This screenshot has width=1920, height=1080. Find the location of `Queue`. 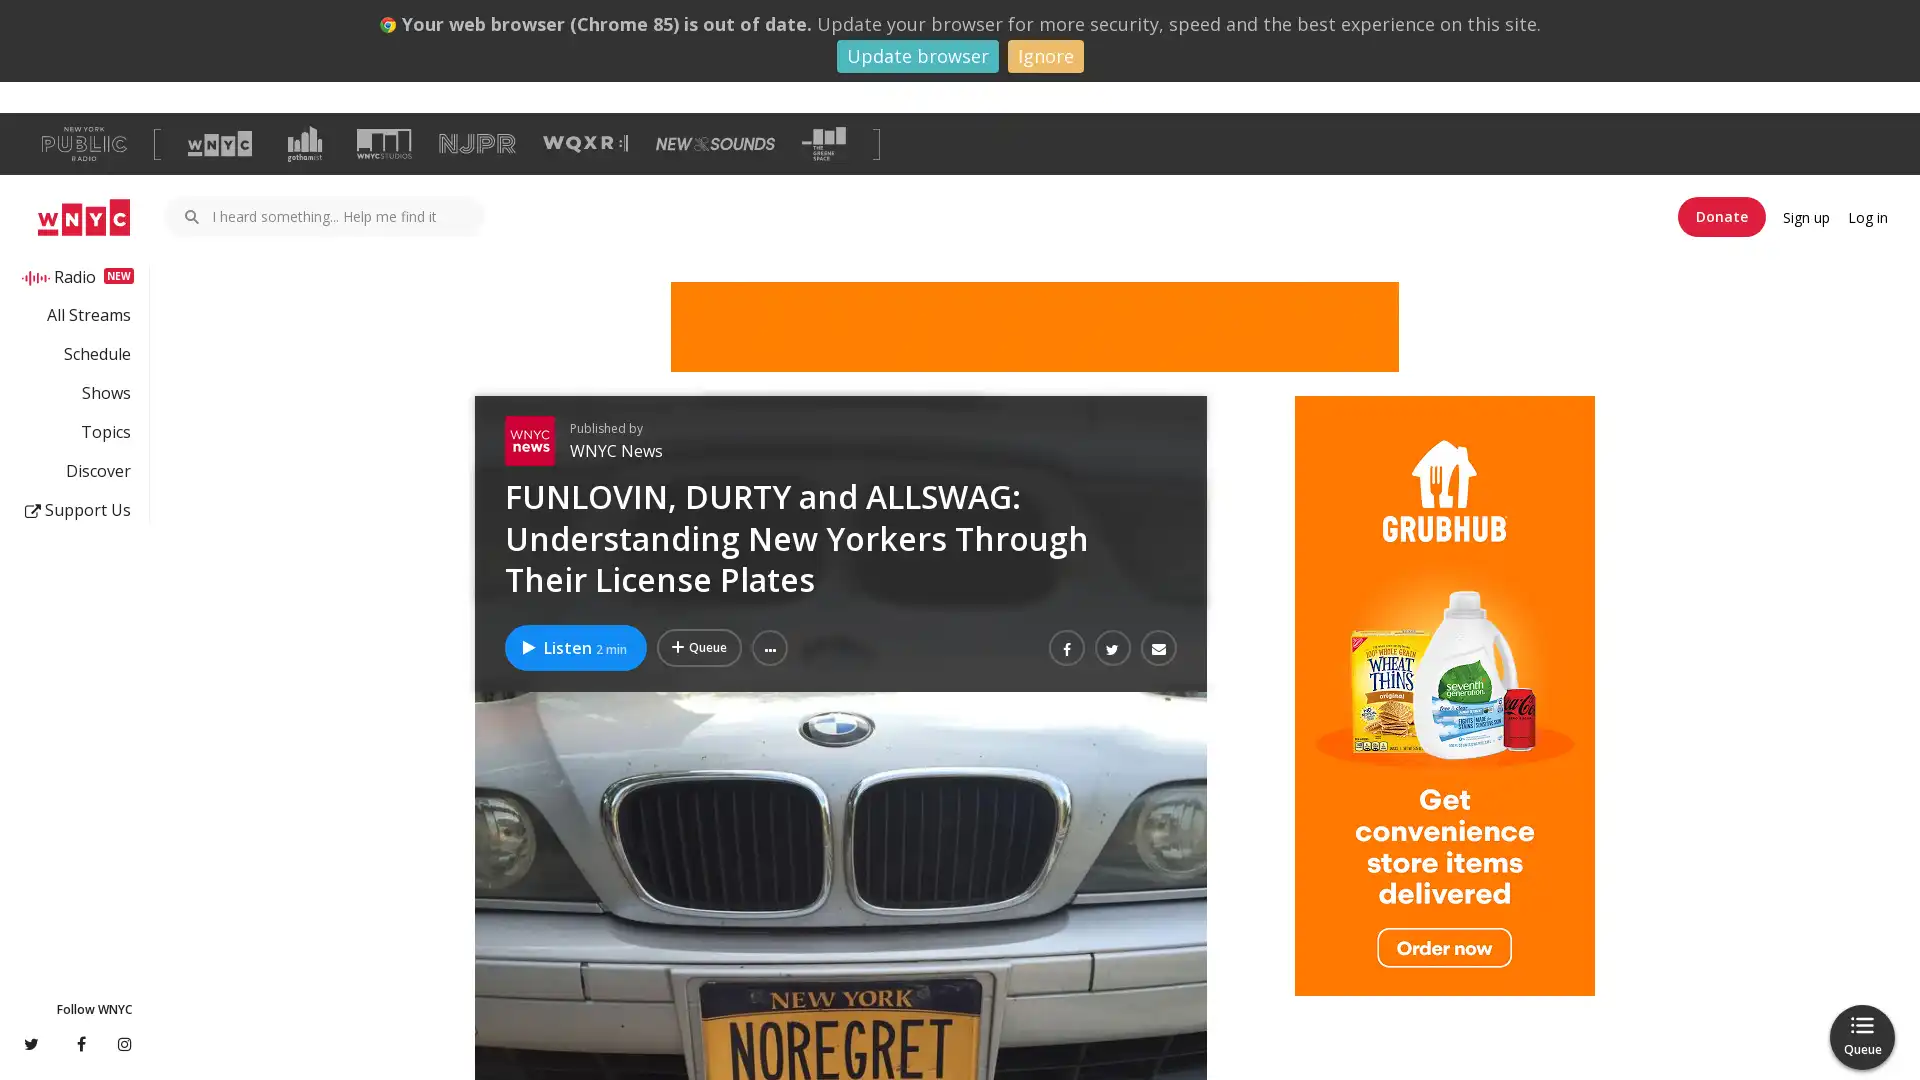

Queue is located at coordinates (1861, 1036).